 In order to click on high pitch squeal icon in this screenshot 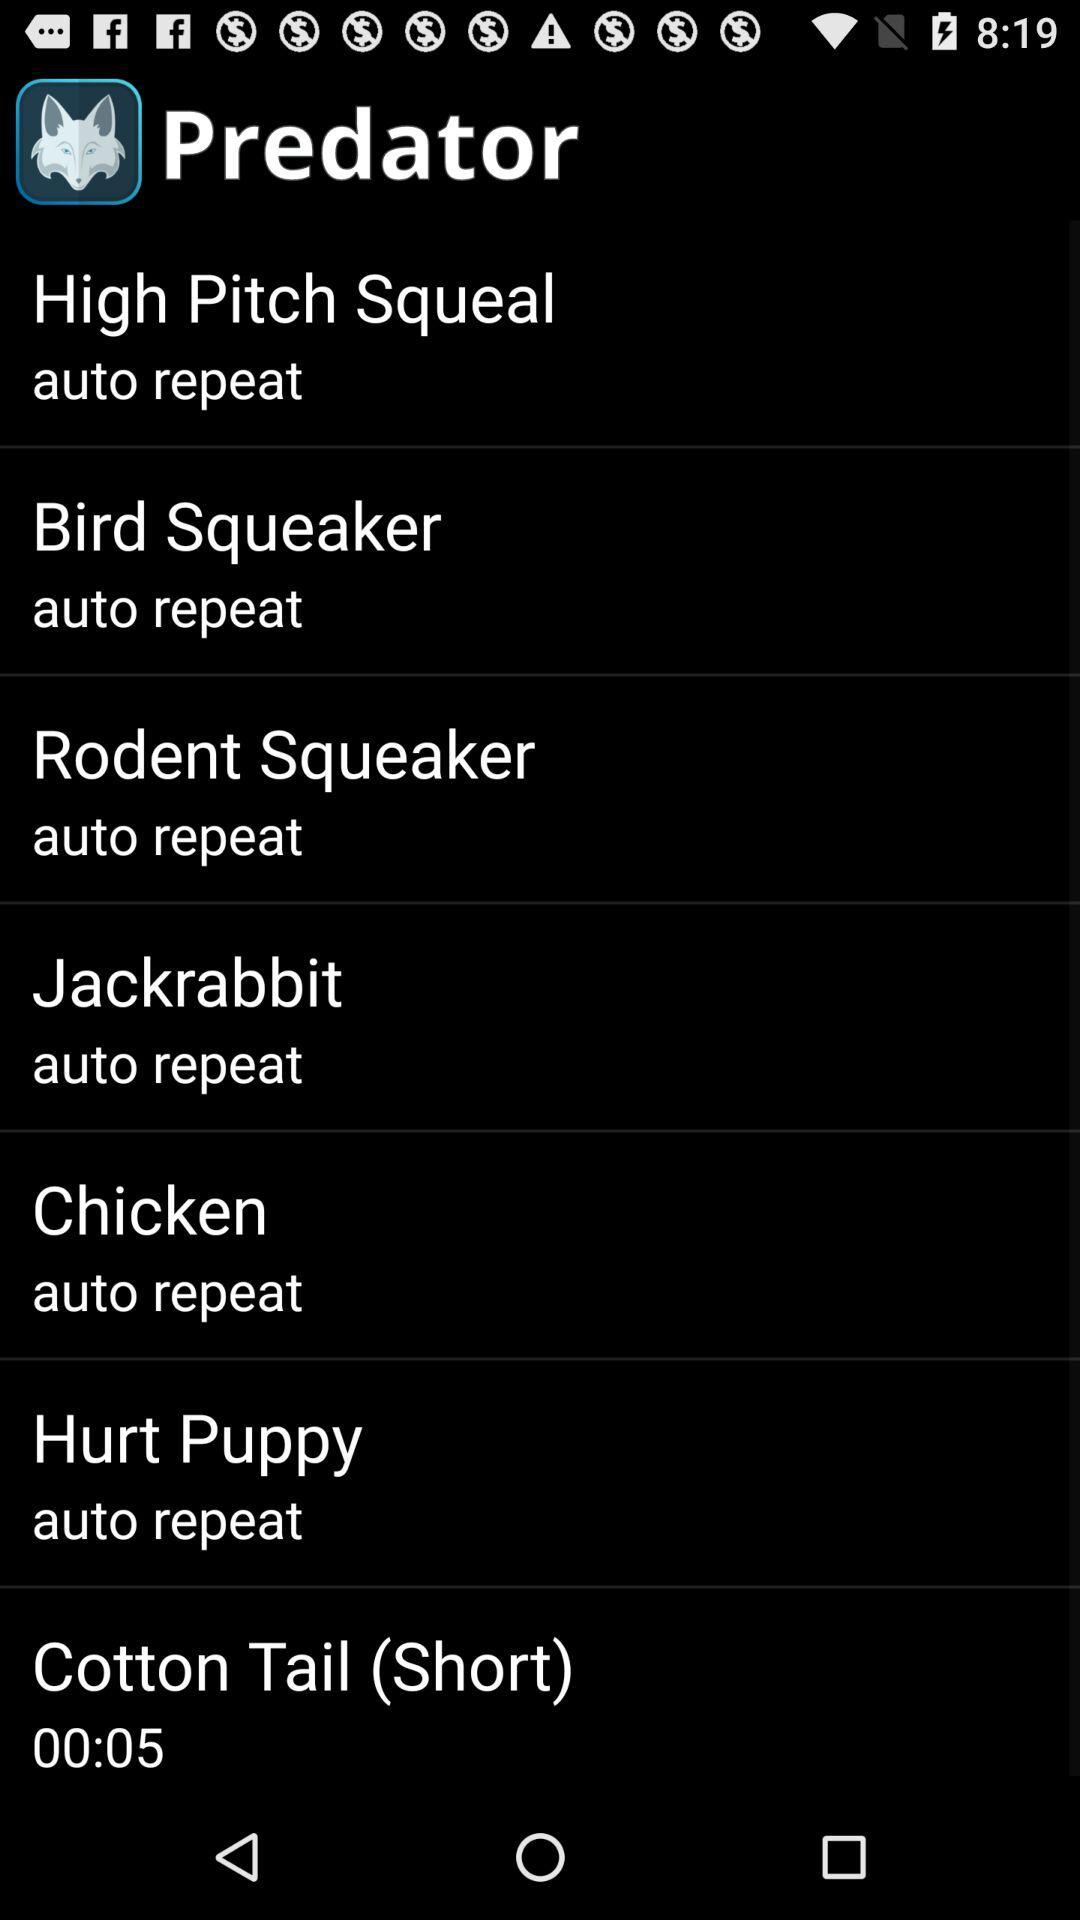, I will do `click(294, 295)`.